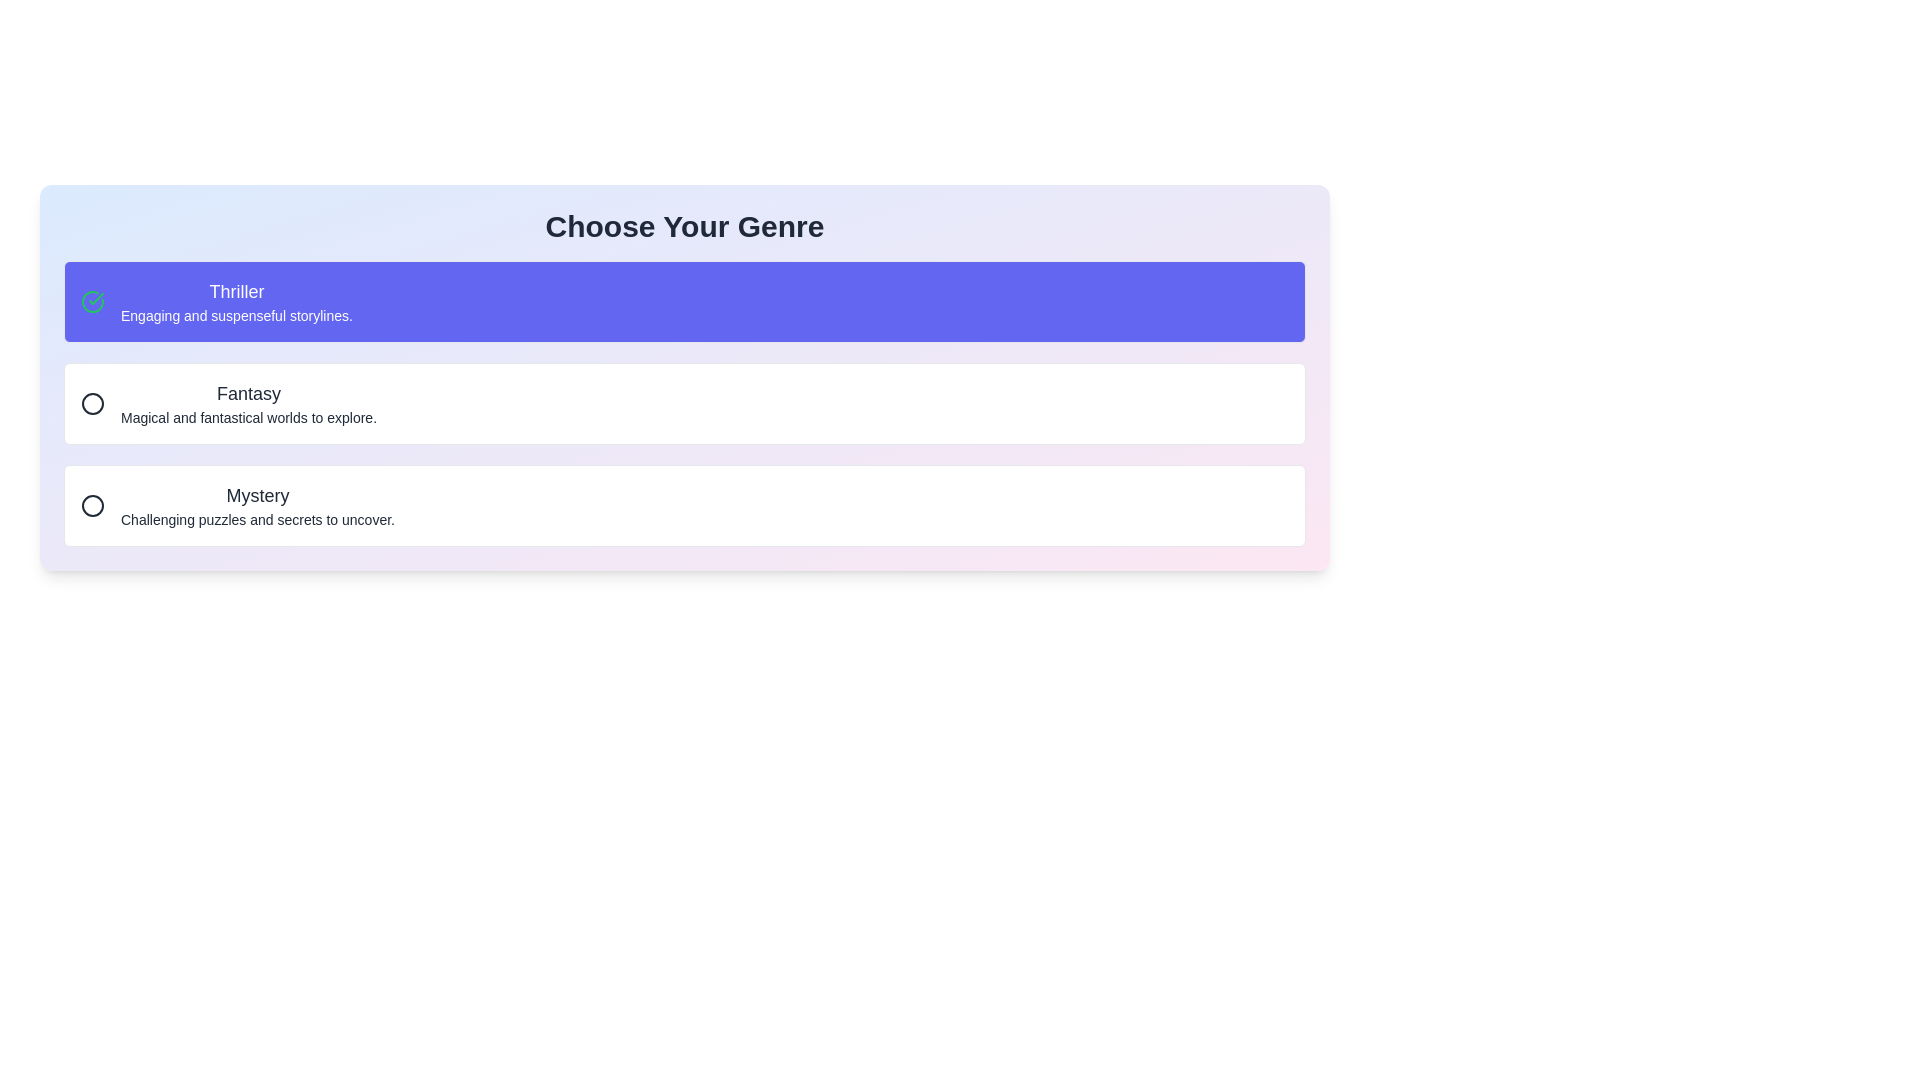  I want to click on text label that provides a description for the 'Thriller' genre, which is centrally aligned under the heading 'Choose Your Genre', so click(236, 315).